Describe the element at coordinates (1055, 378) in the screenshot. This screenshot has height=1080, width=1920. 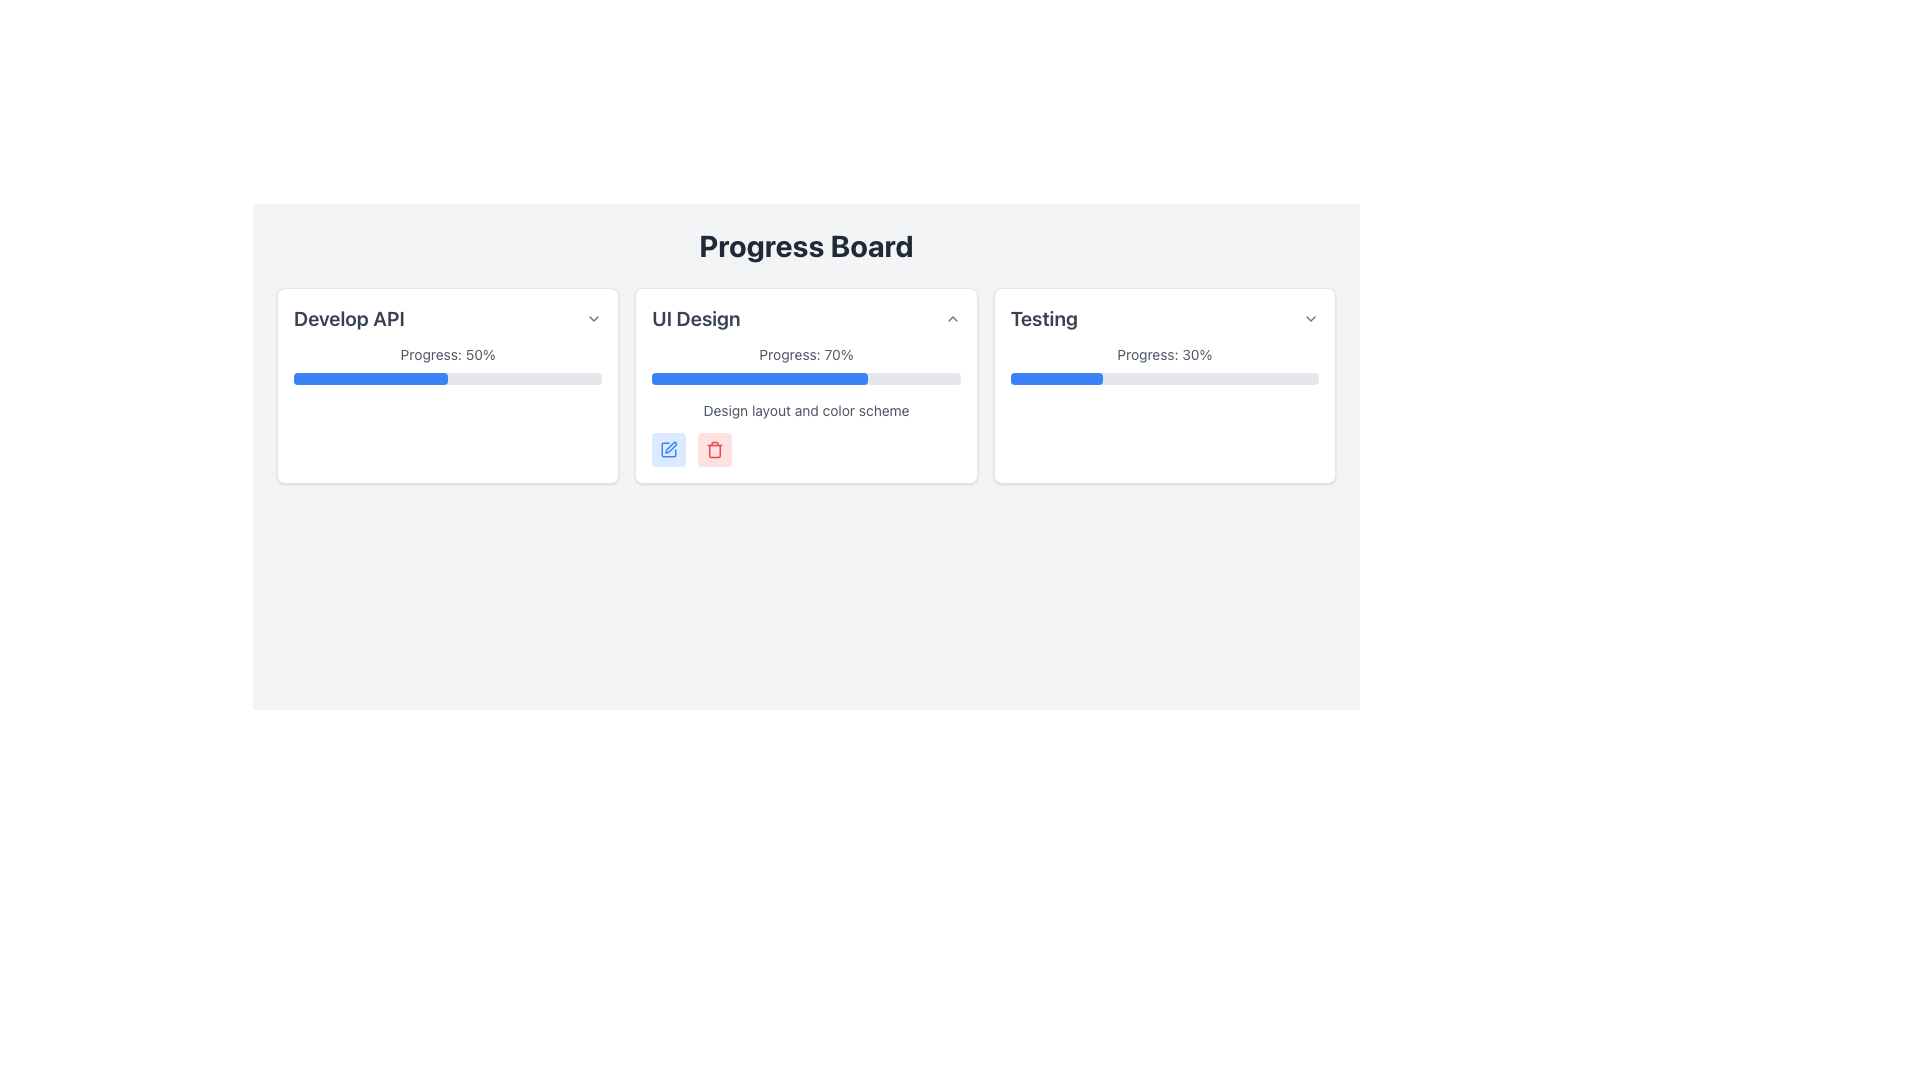
I see `the solid blue rectangle representing 30% progress in the 'Testing' section of the horizontal progress bar` at that location.